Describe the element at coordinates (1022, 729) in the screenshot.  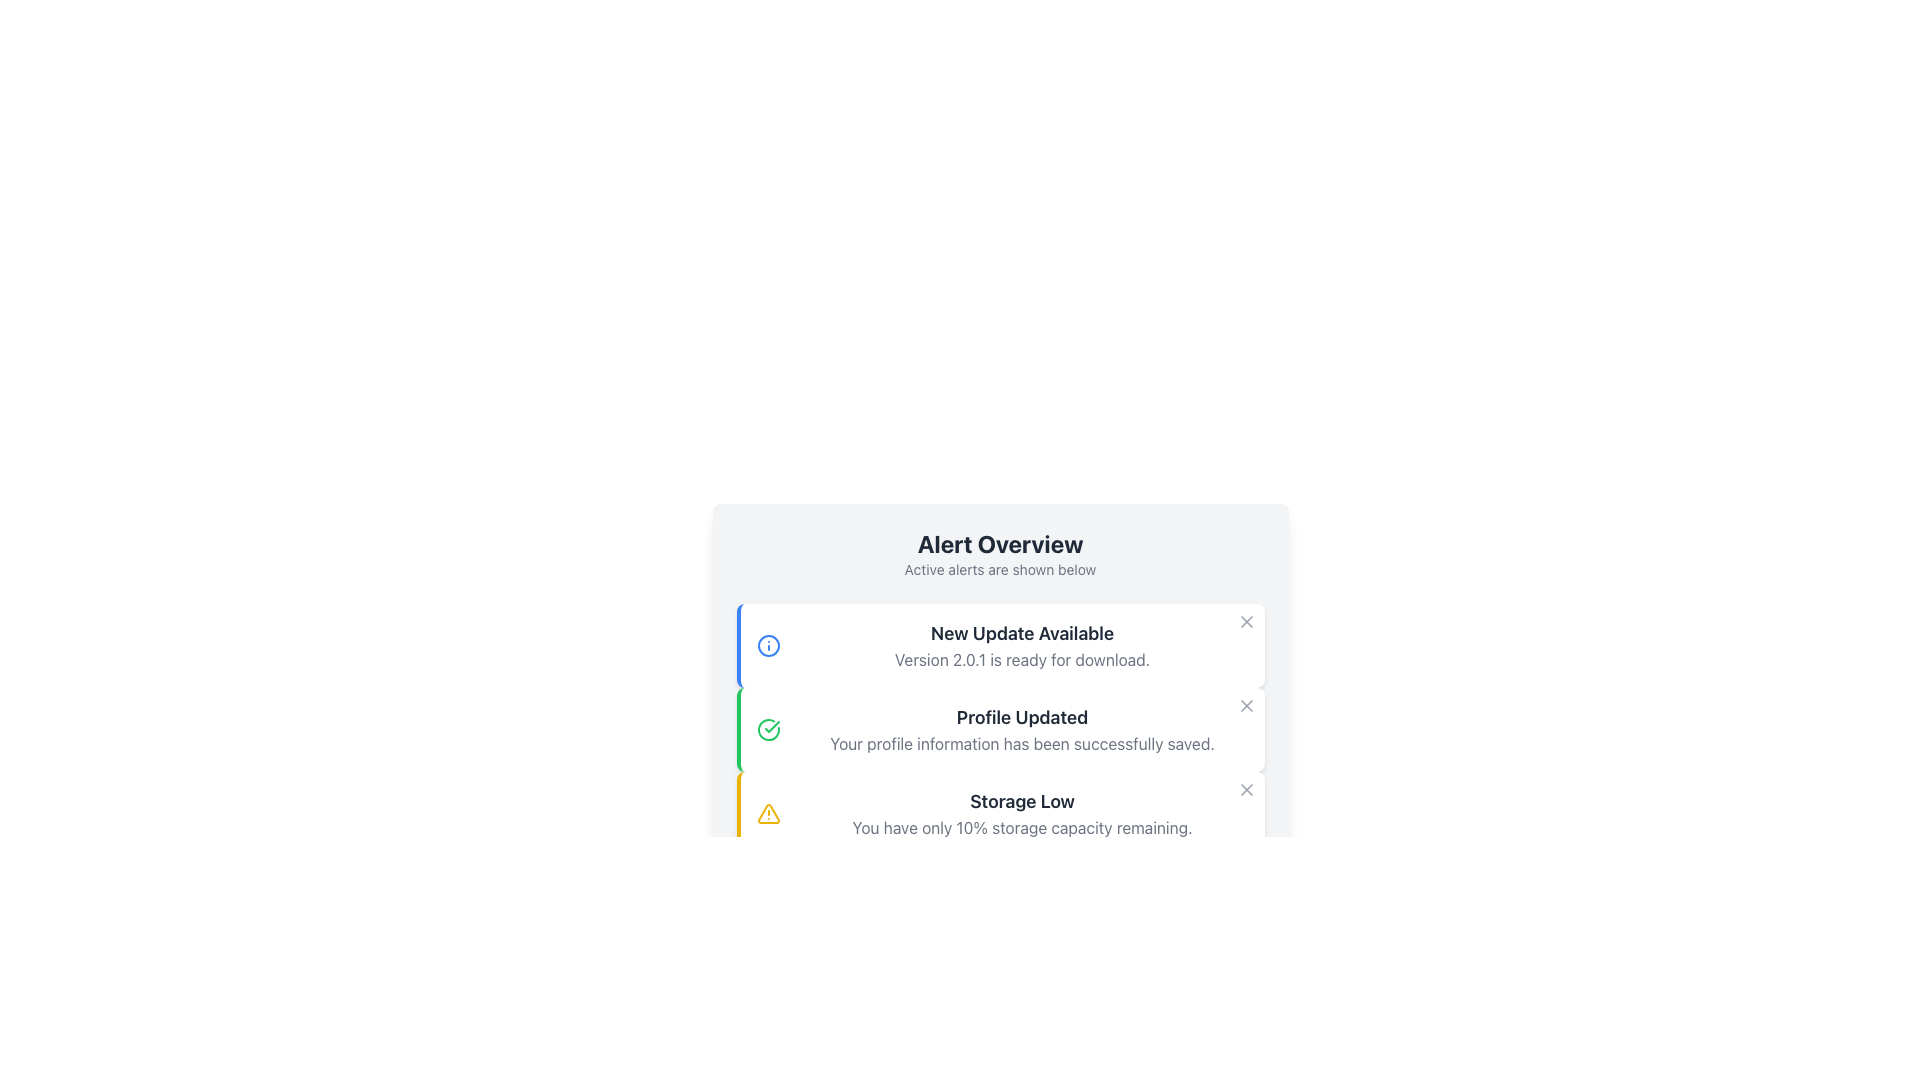
I see `the notification that states 'Profile Updated' which is positioned in the second notification slot, featuring a bold heading and a smaller text in a white rounded rectangle with a green stripe` at that location.